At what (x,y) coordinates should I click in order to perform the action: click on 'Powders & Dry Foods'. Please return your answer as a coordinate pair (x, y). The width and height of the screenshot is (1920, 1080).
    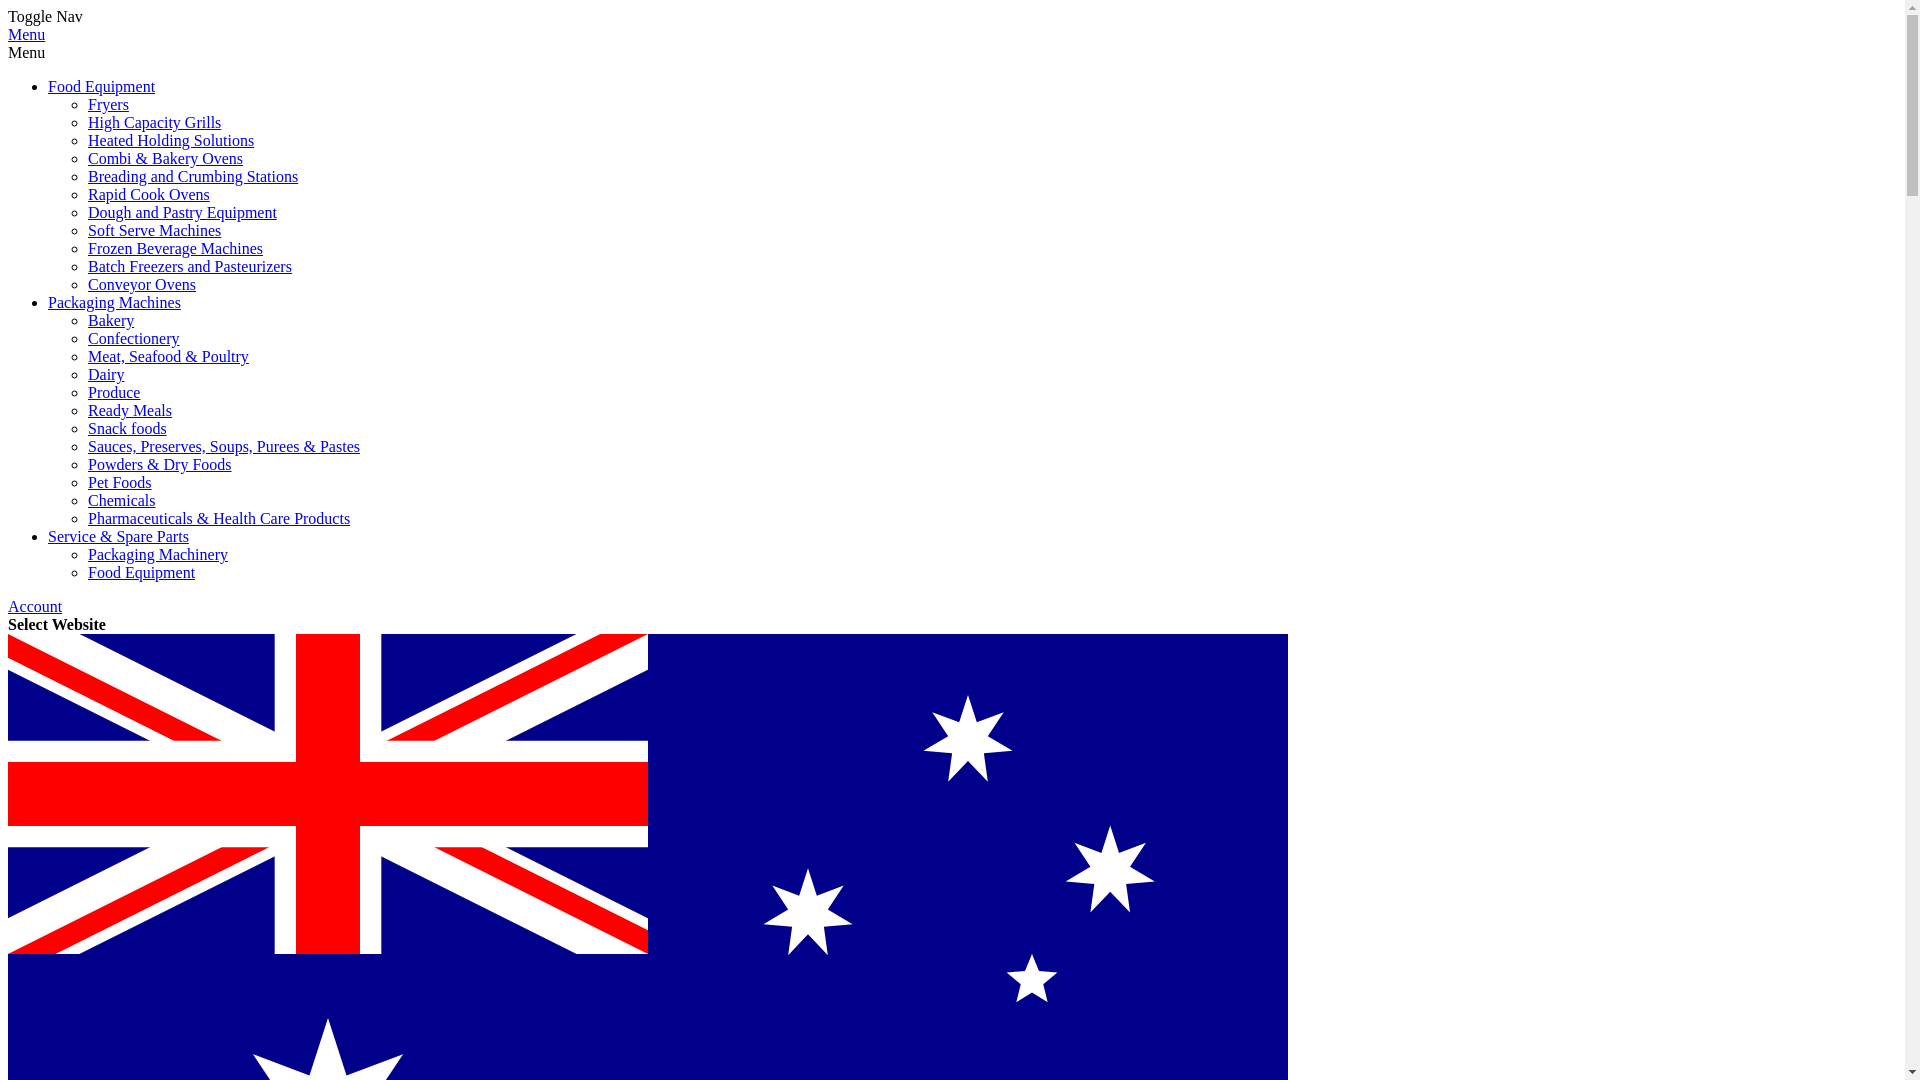
    Looking at the image, I should click on (158, 464).